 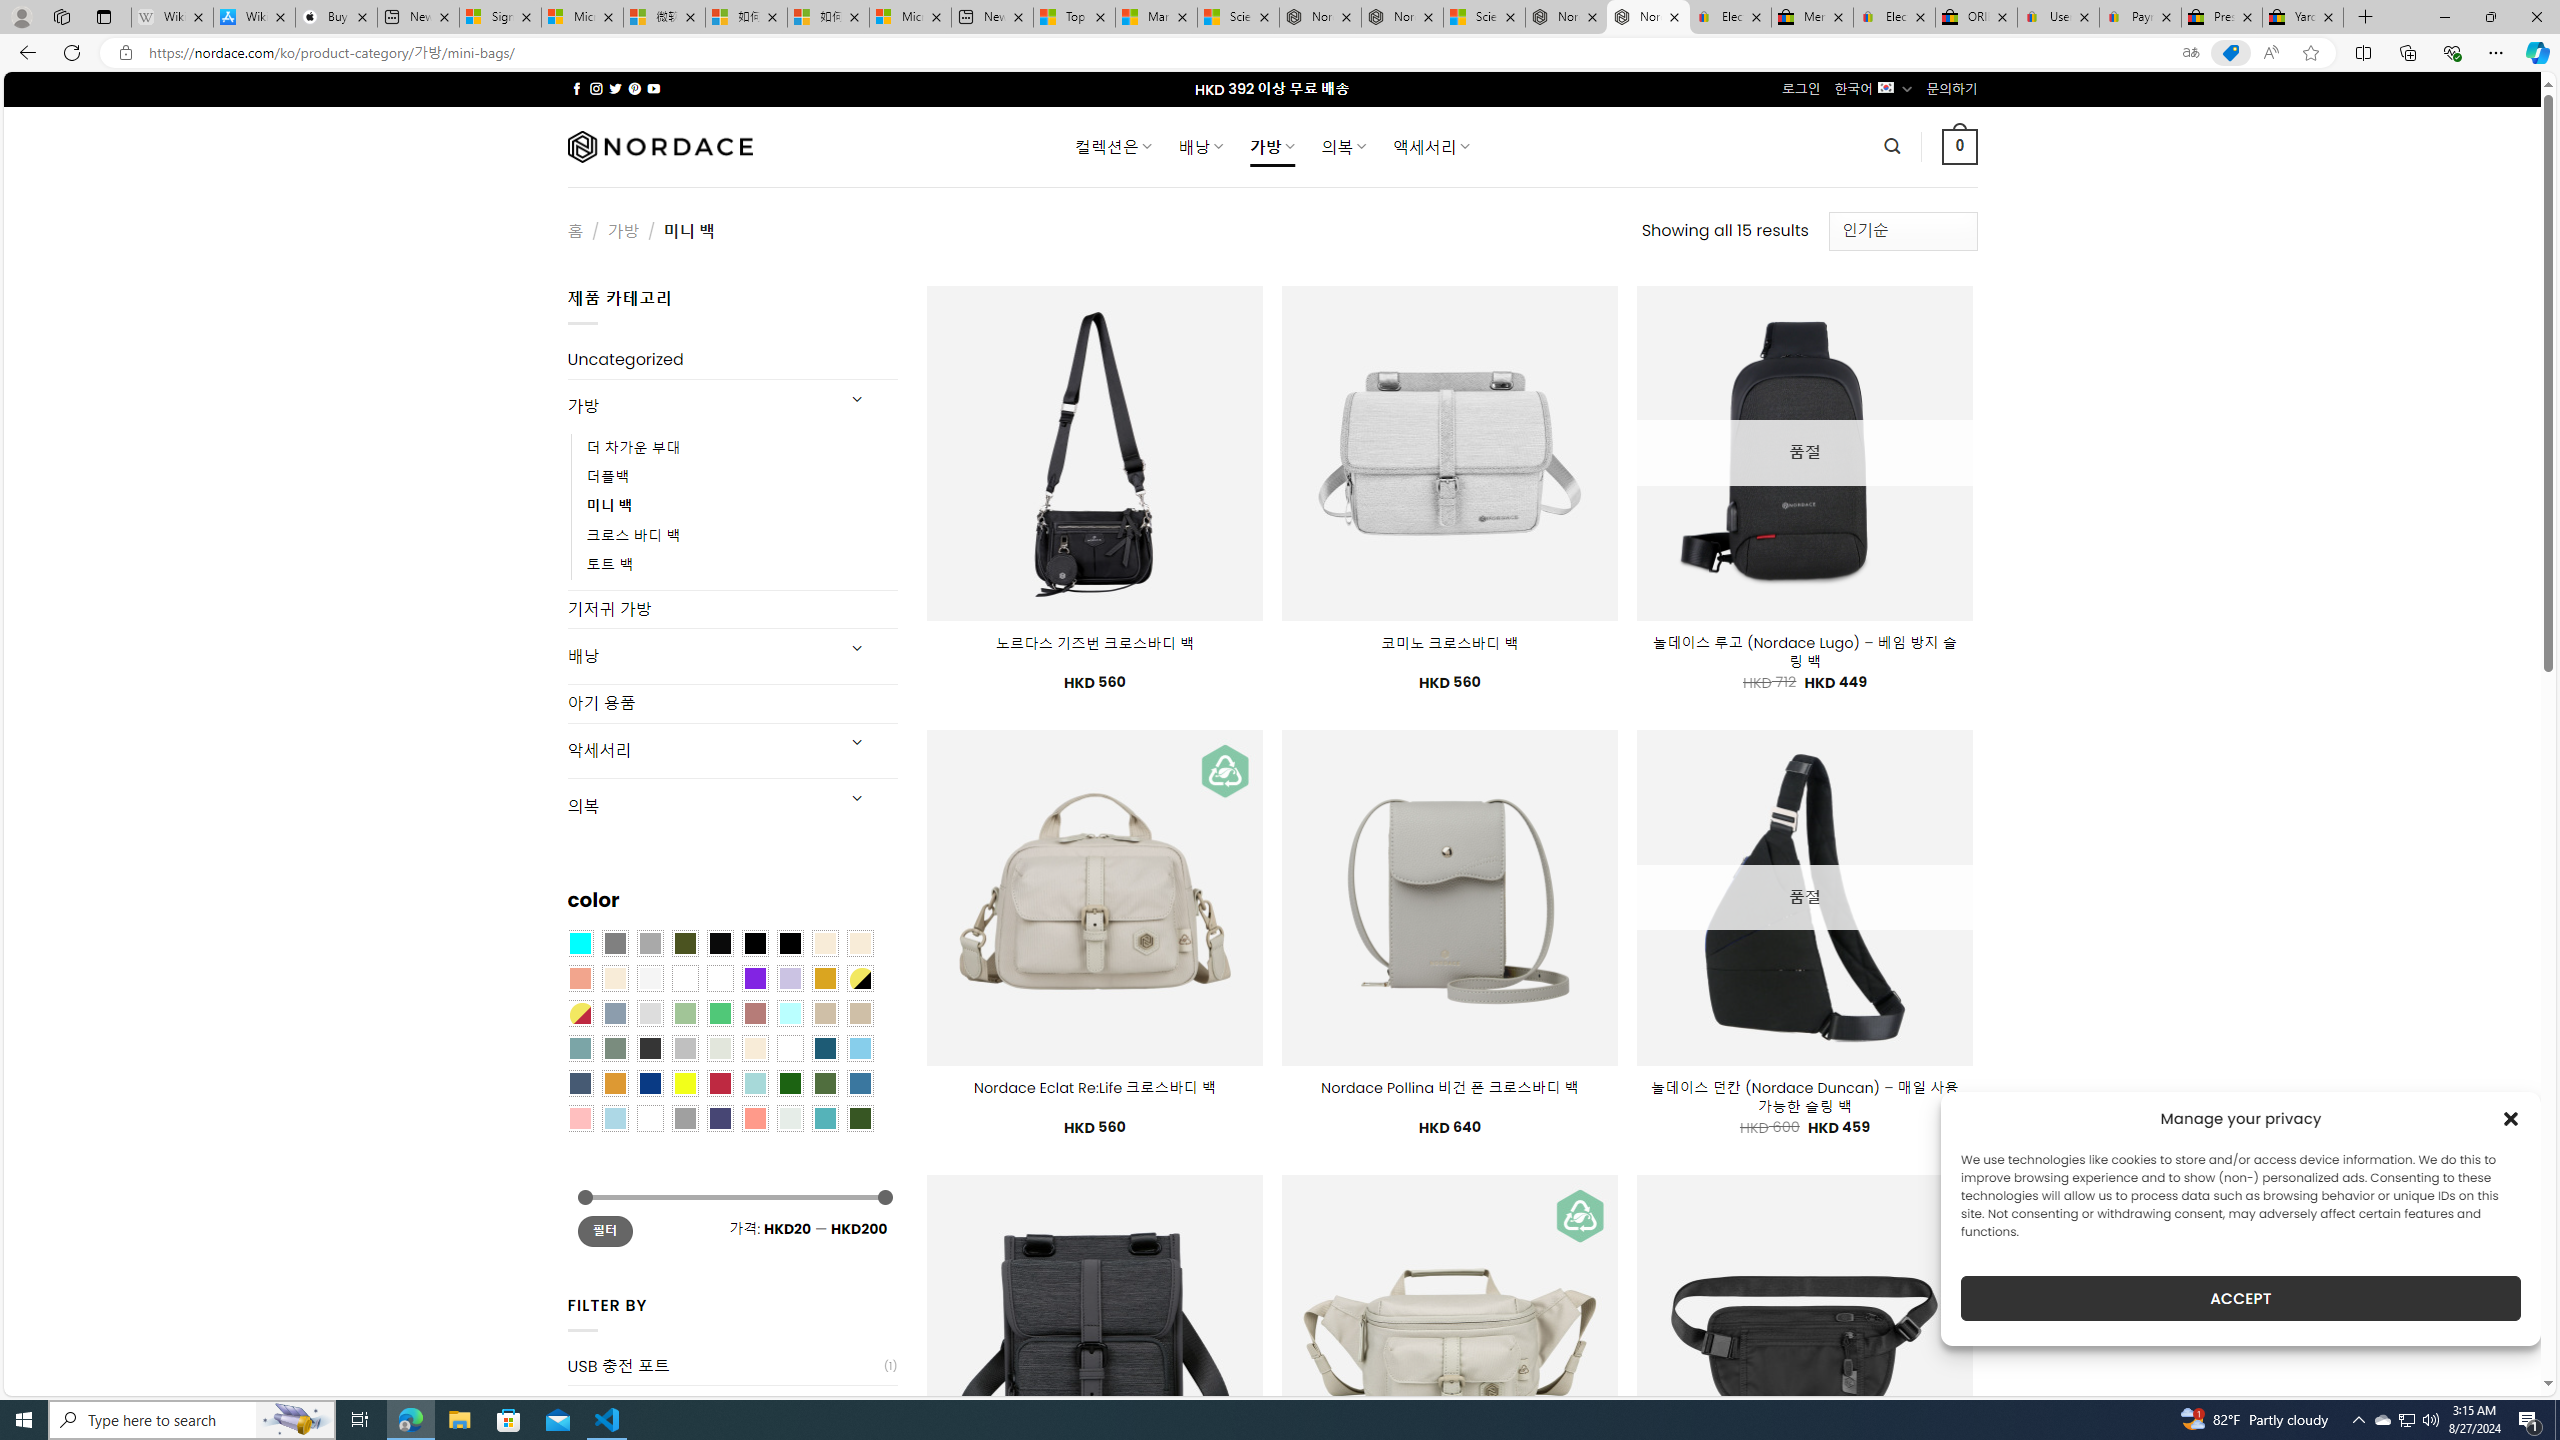 I want to click on 'Microsoft Services Agreement', so click(x=582, y=16).